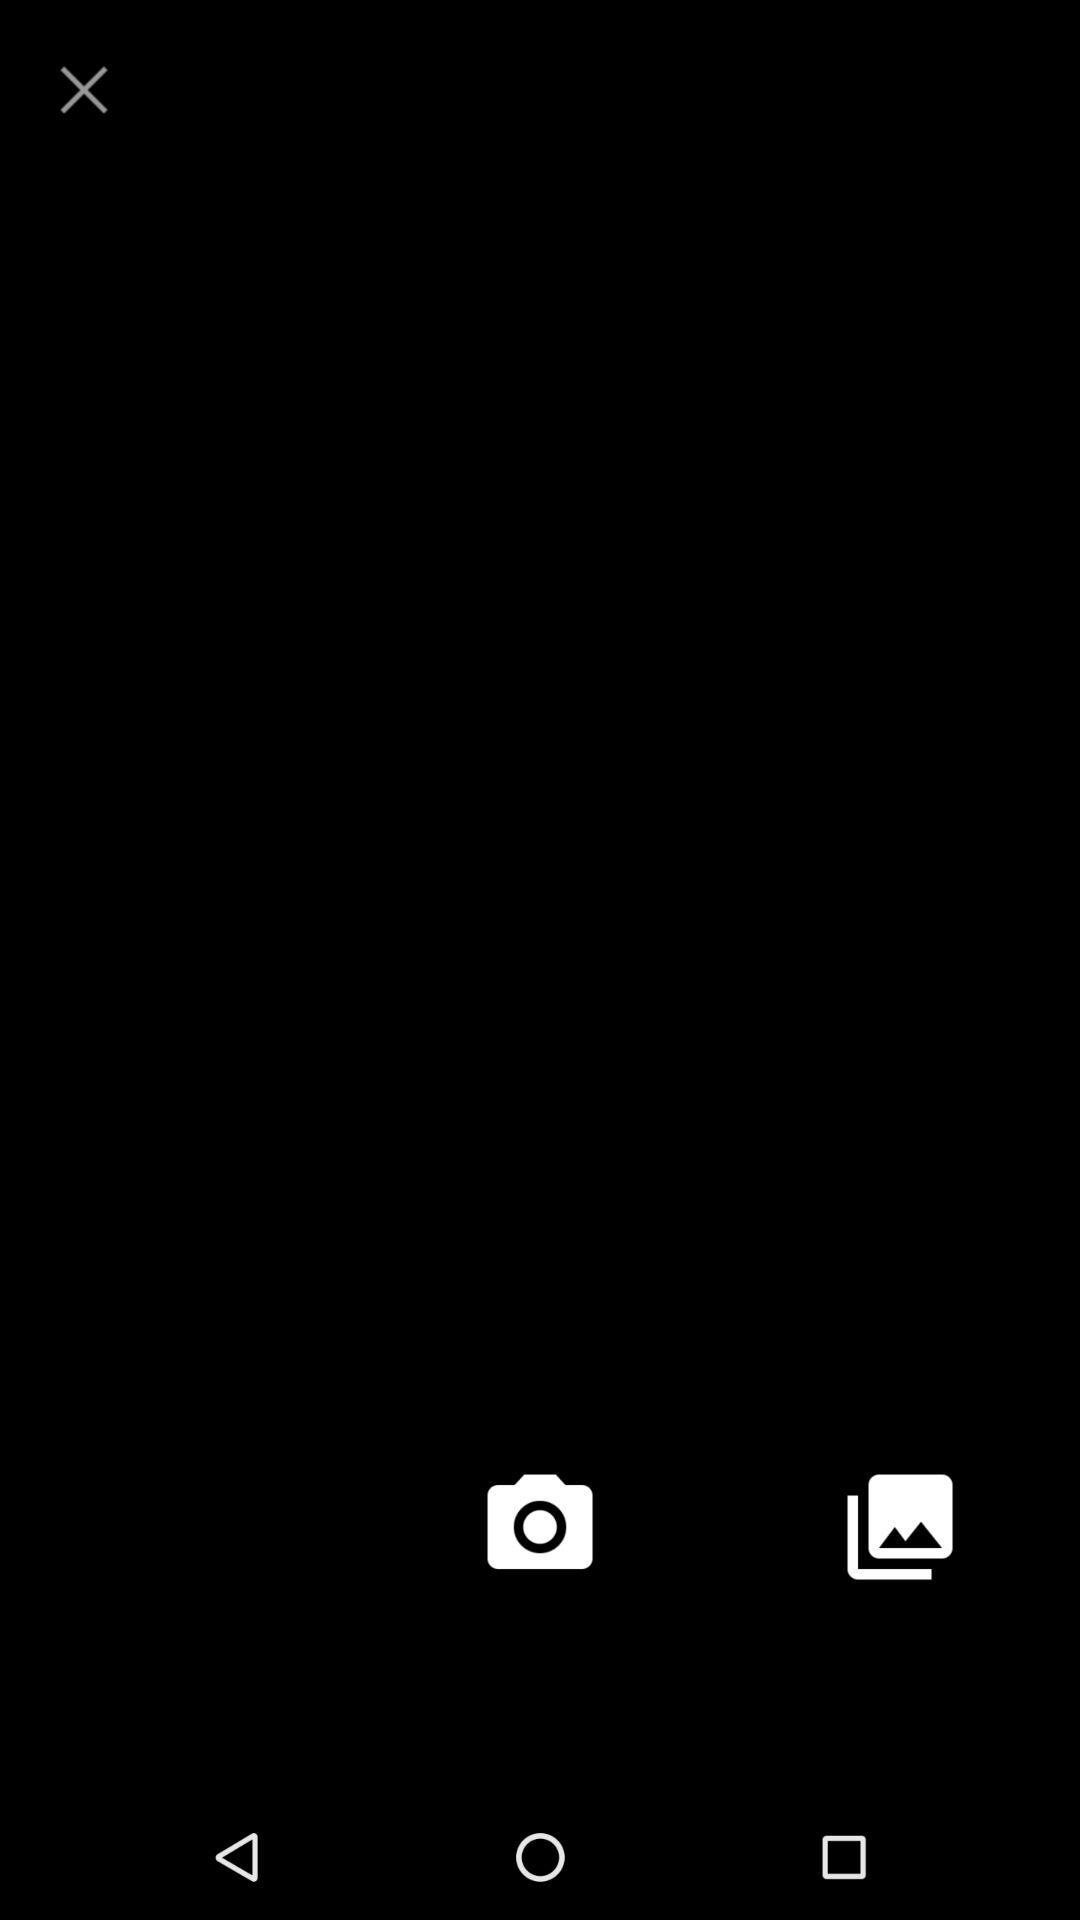 This screenshot has width=1080, height=1920. What do you see at coordinates (83, 95) in the screenshot?
I see `the close icon` at bounding box center [83, 95].